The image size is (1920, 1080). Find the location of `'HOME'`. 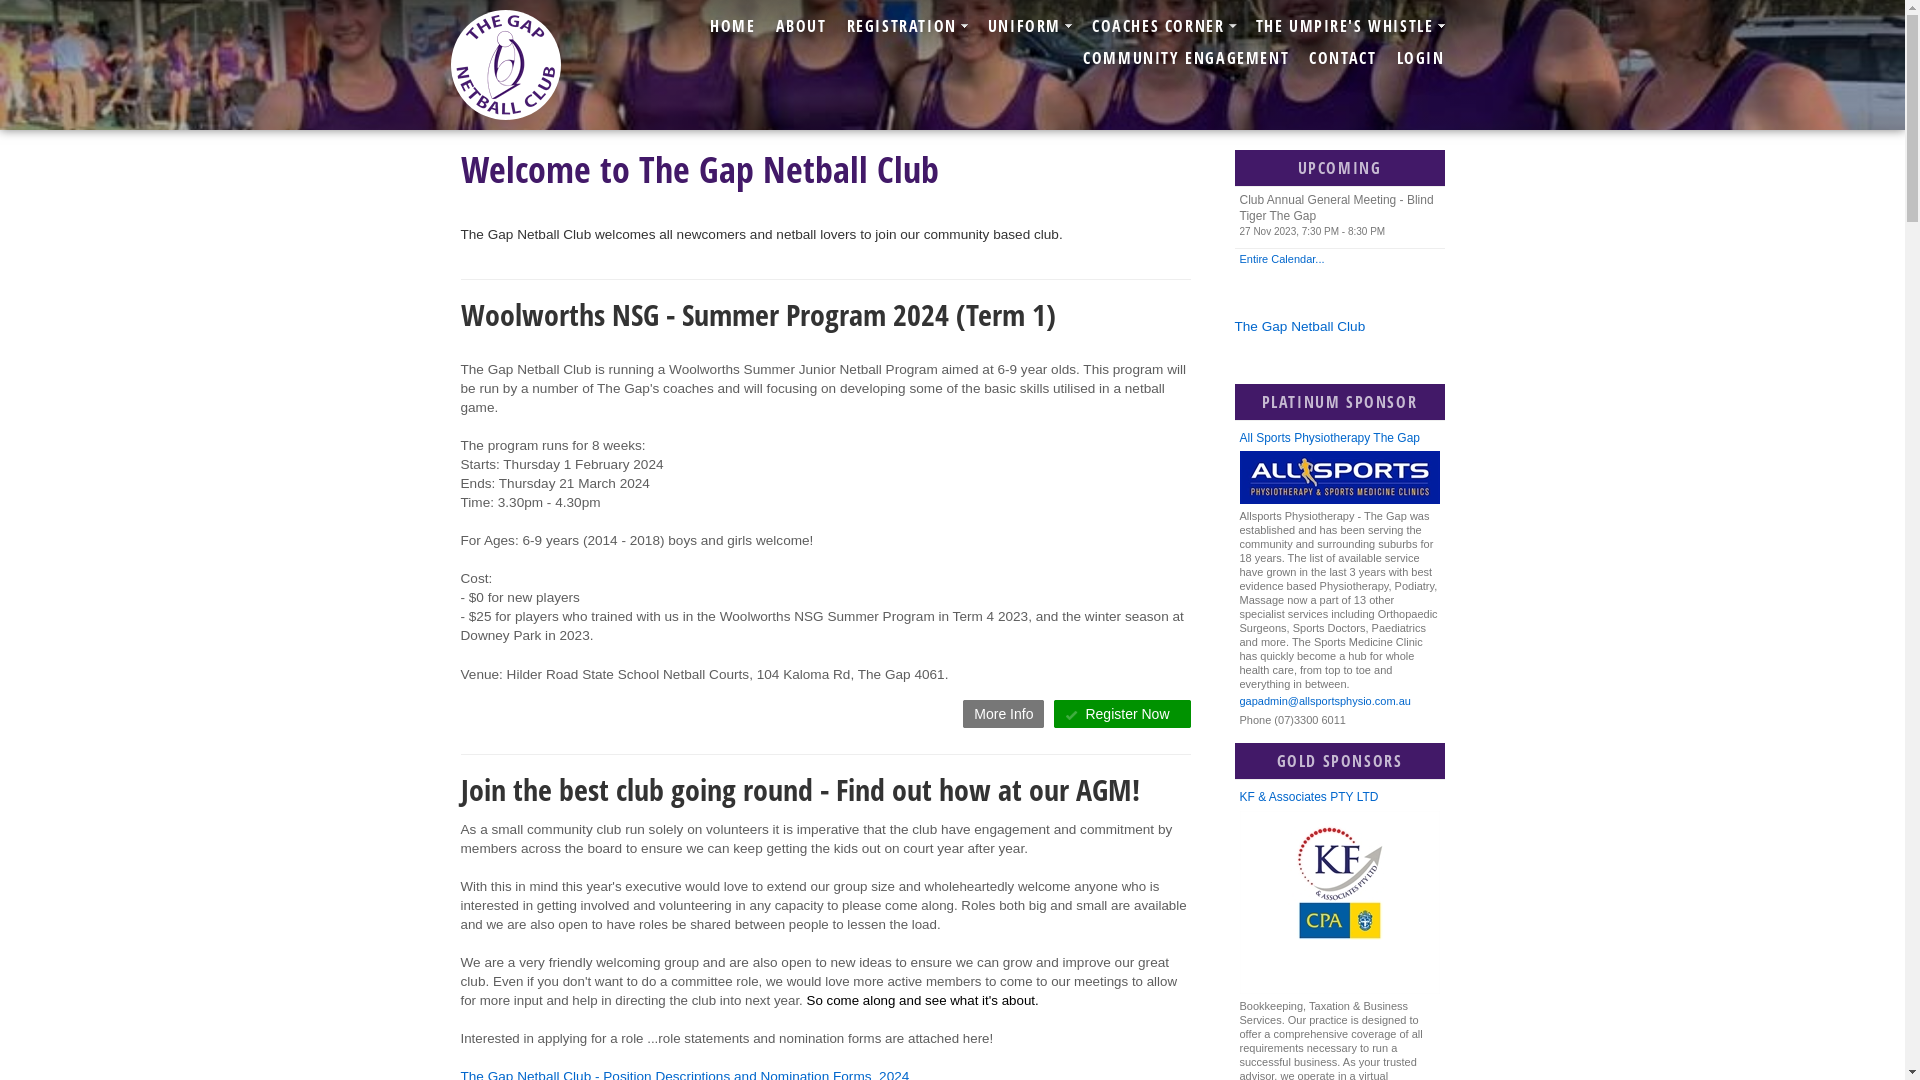

'HOME' is located at coordinates (731, 26).